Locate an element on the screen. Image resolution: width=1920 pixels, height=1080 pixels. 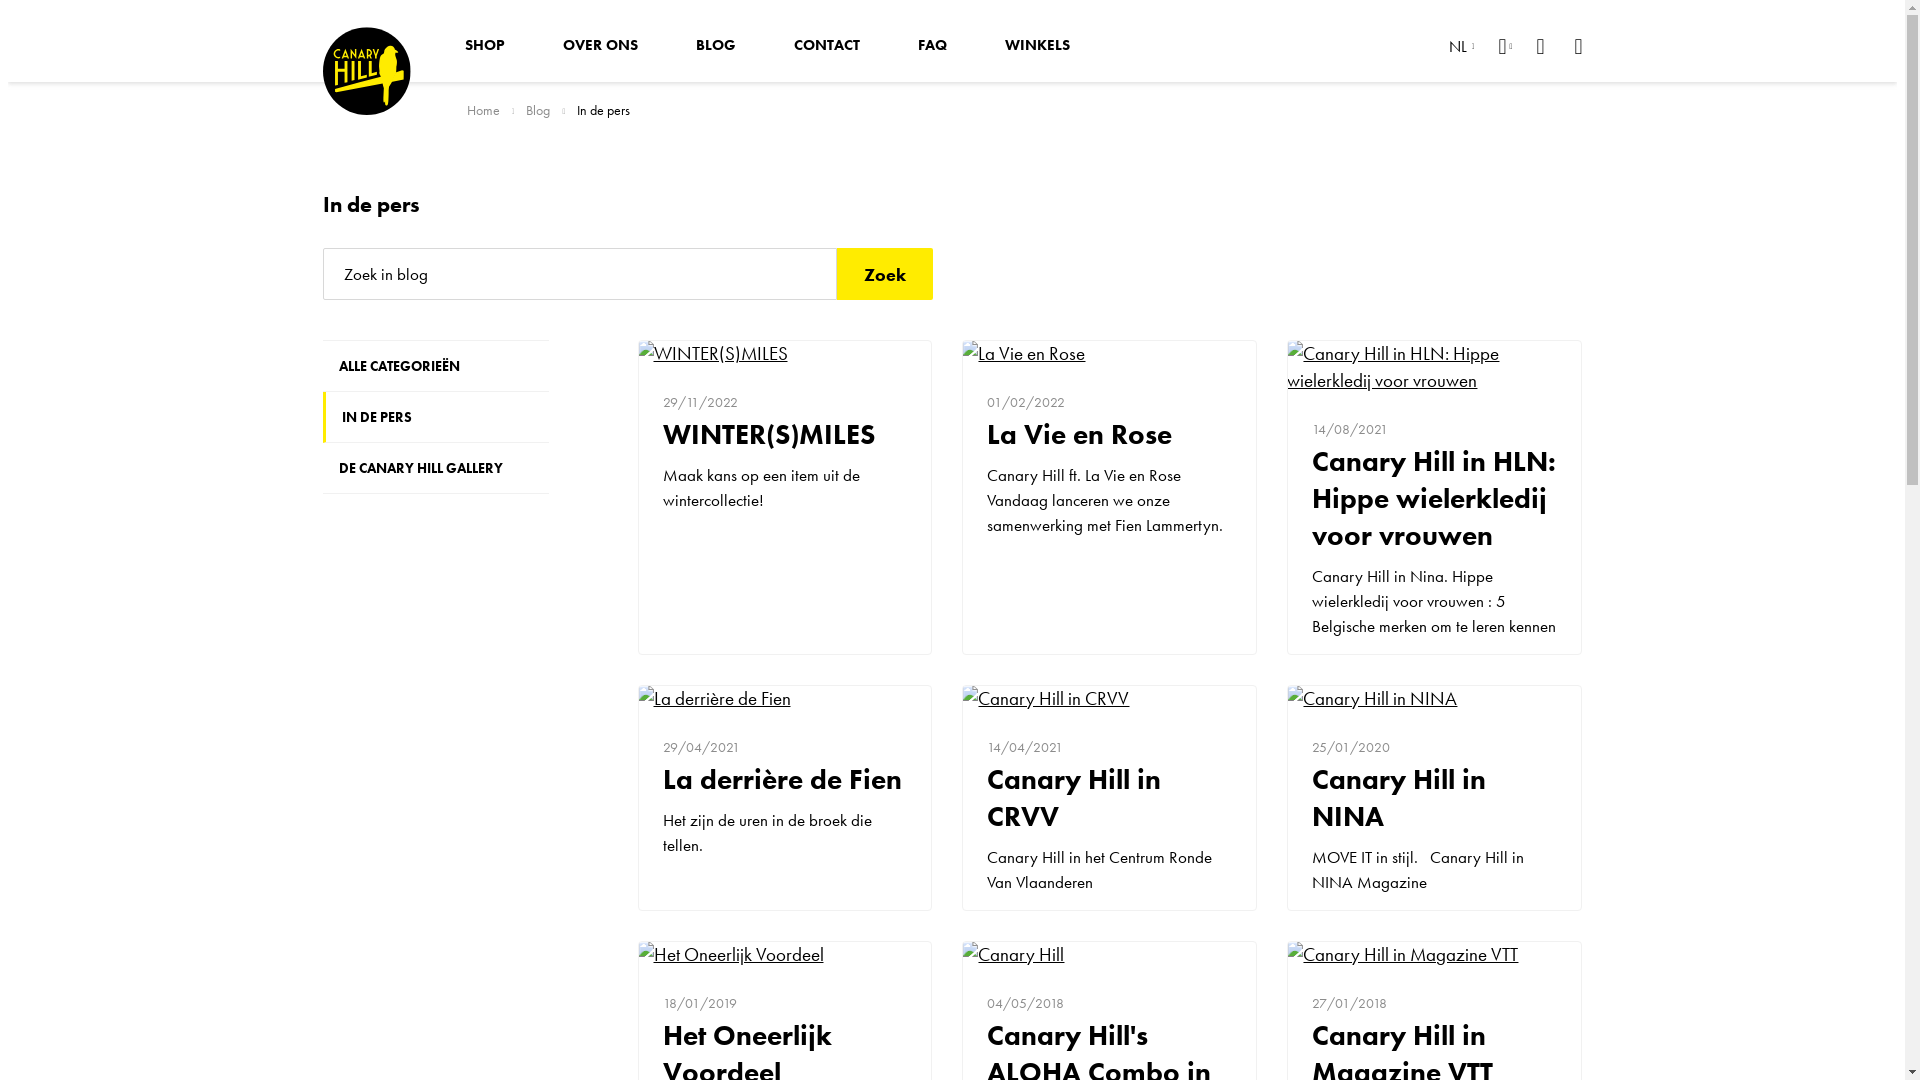
'Blog' is located at coordinates (537, 110).